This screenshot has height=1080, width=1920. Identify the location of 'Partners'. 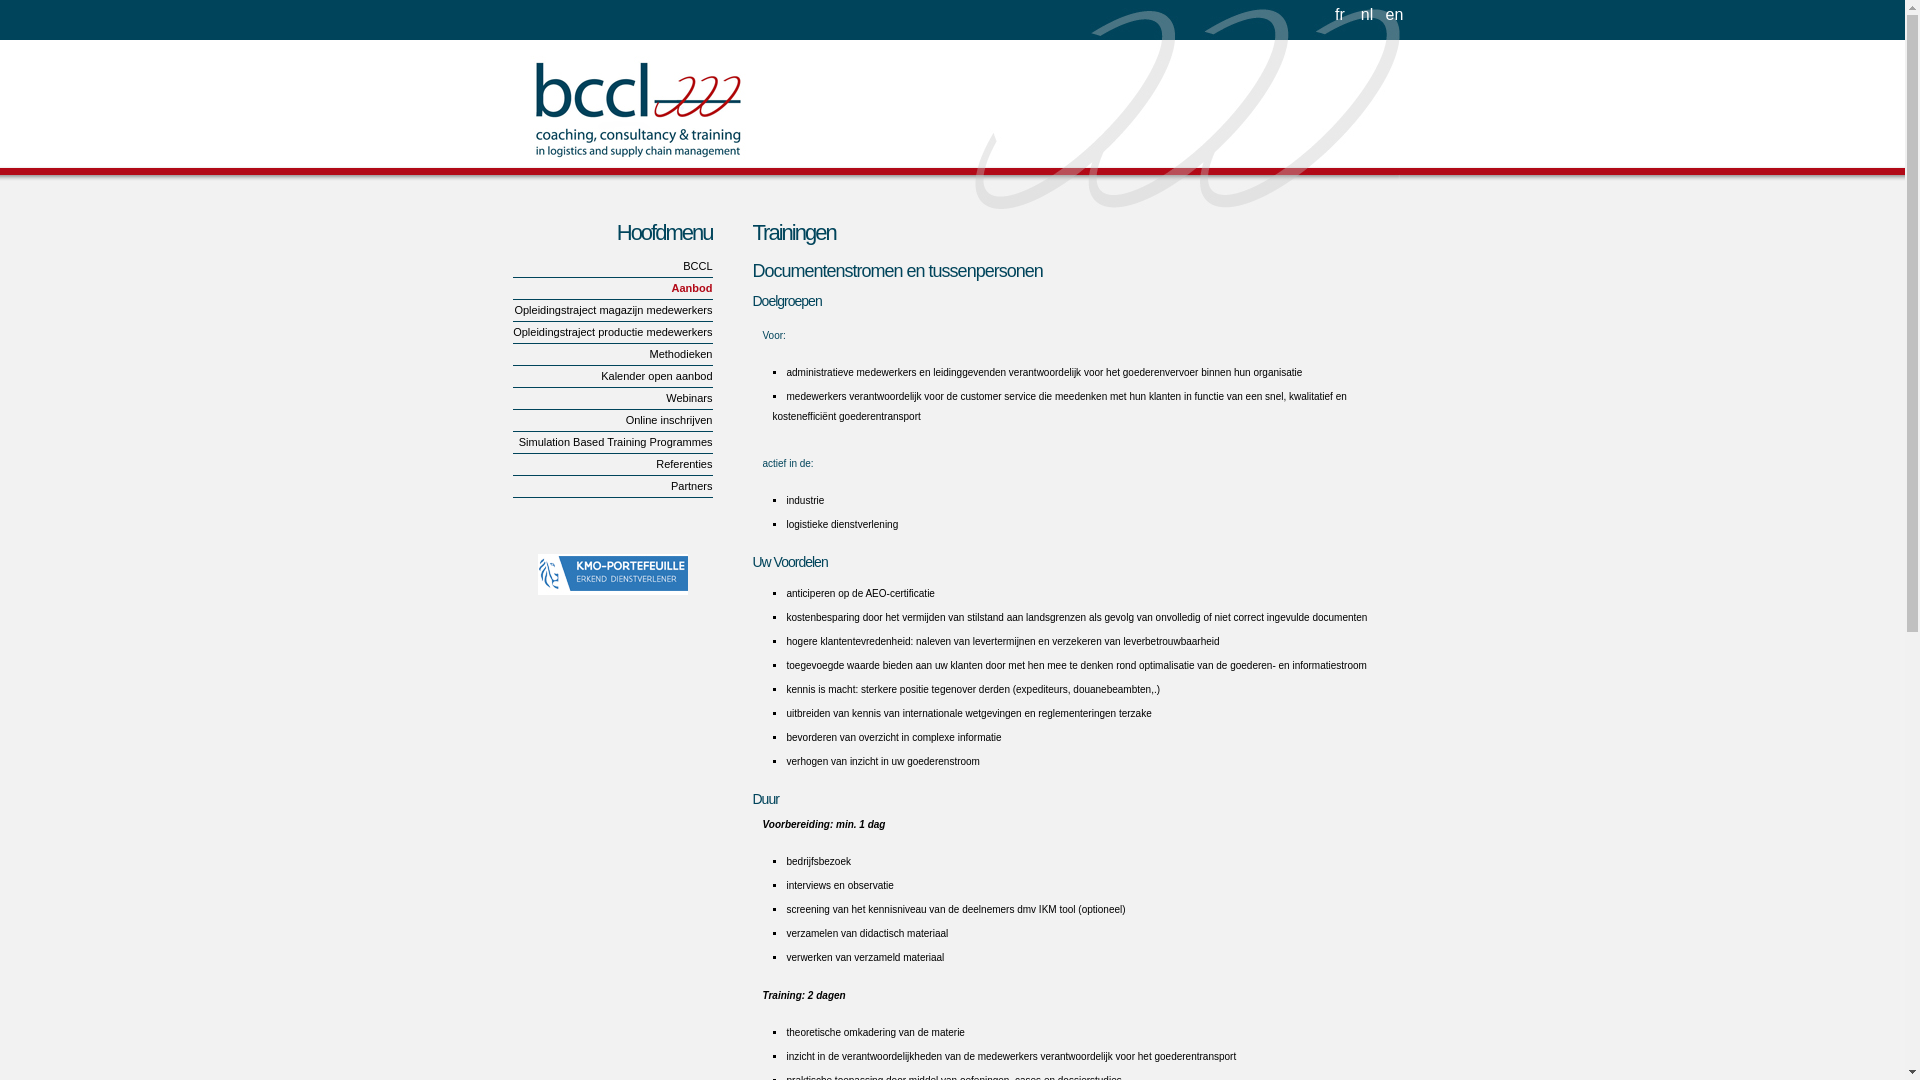
(610, 486).